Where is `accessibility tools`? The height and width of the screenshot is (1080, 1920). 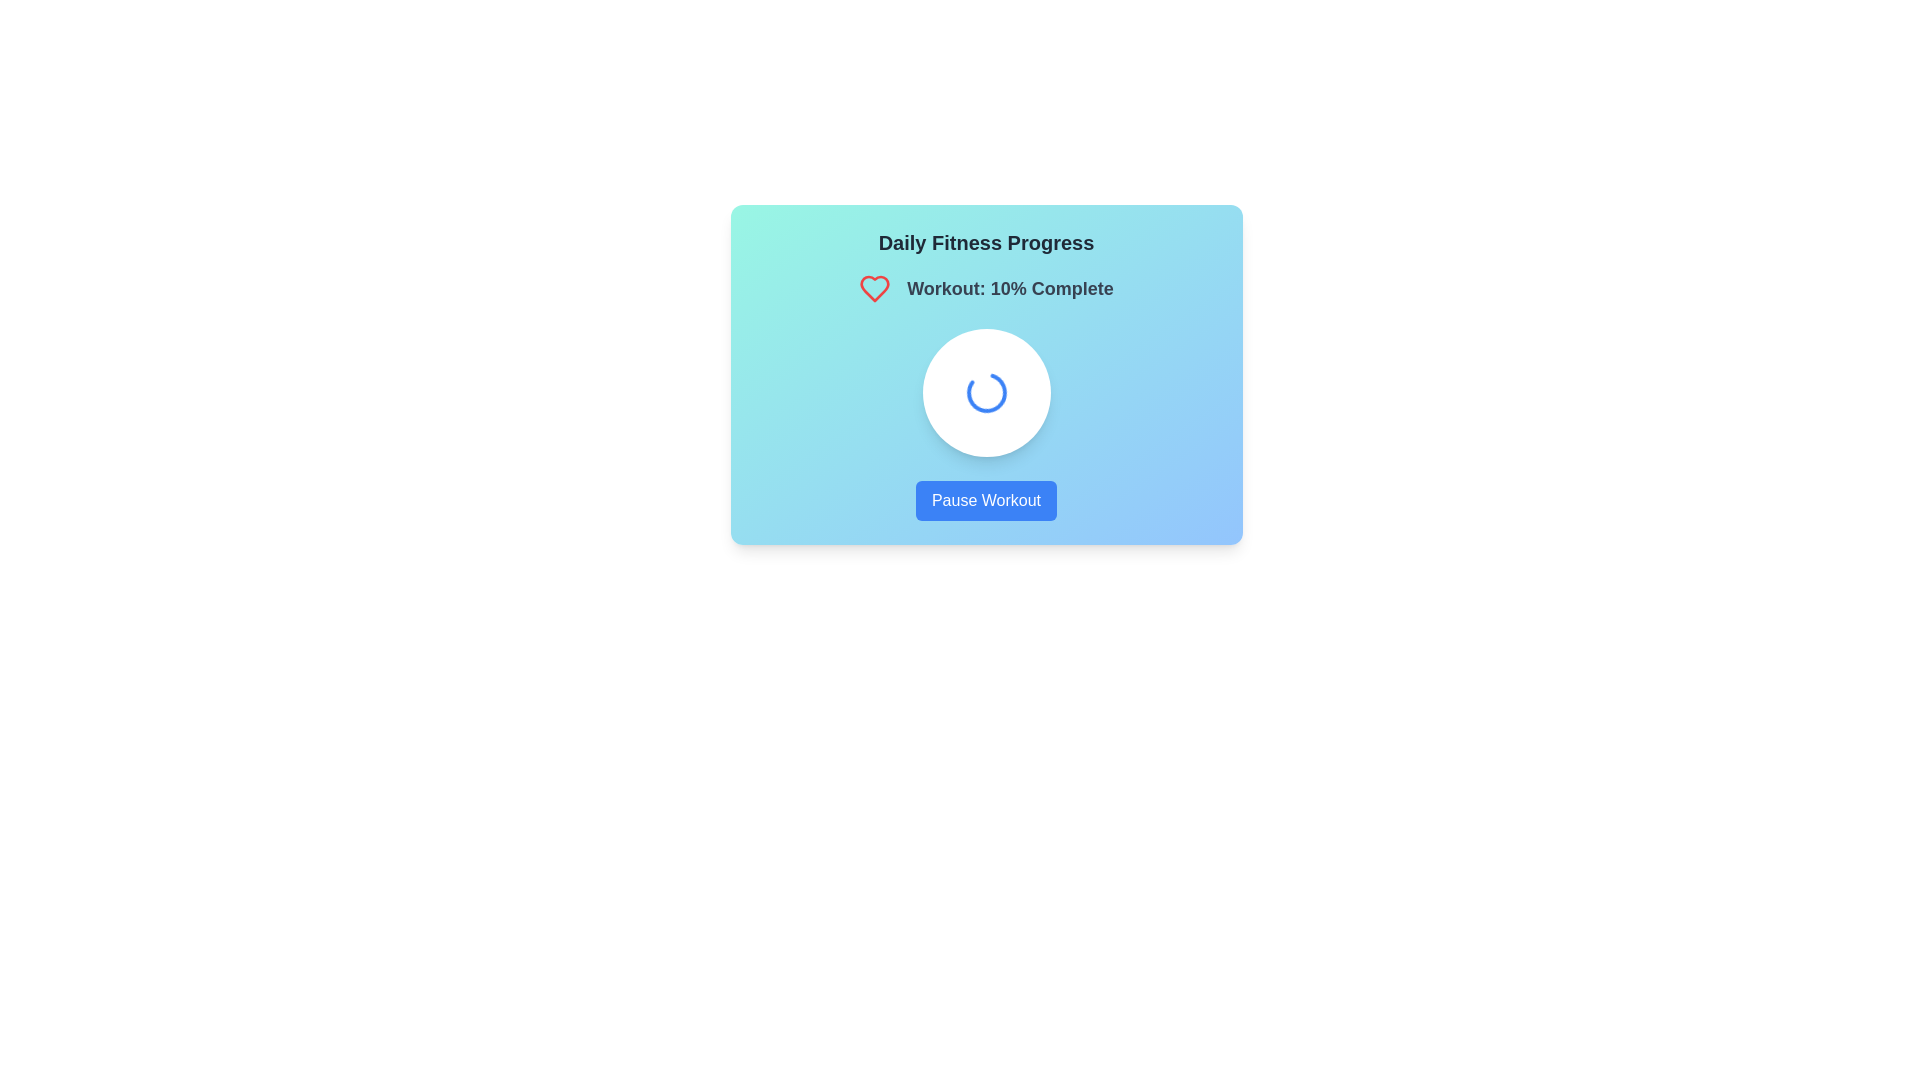 accessibility tools is located at coordinates (1010, 289).